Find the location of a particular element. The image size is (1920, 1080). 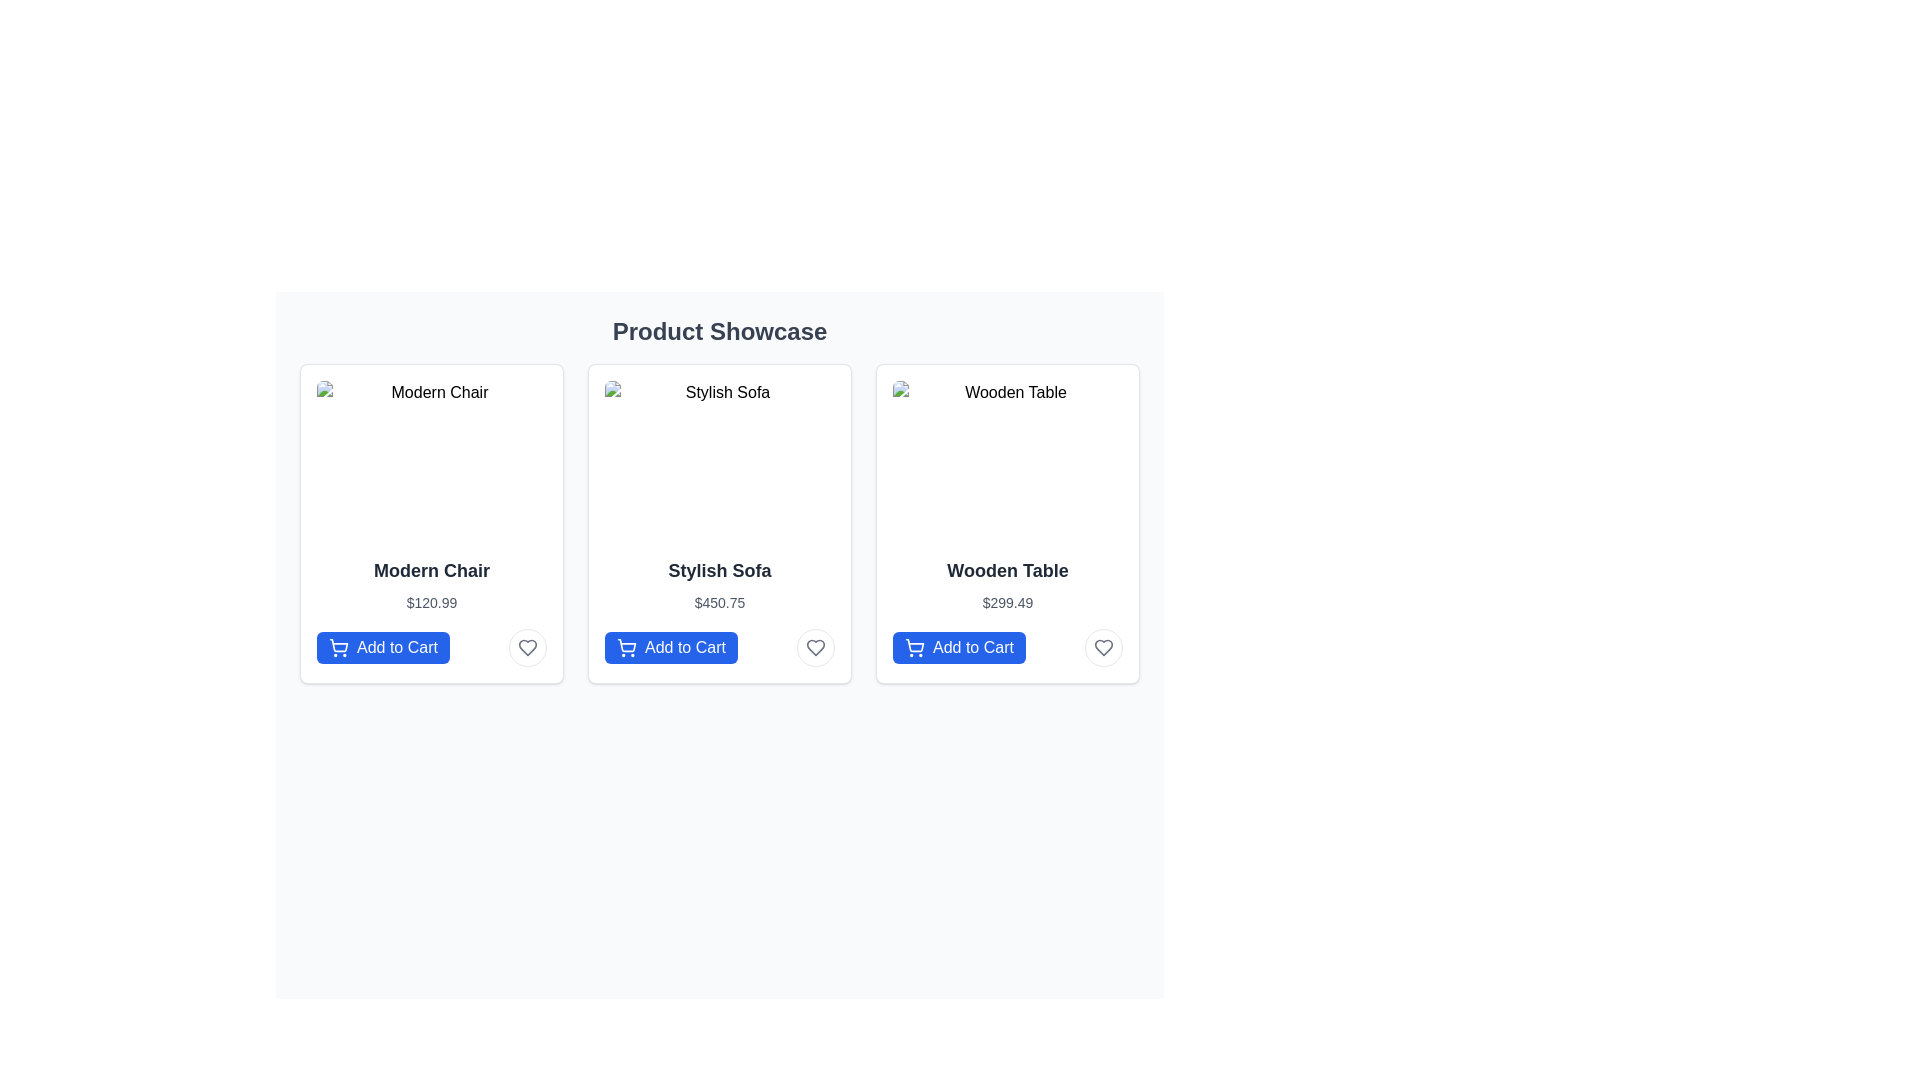

the favorite toggle button located at the bottom right corner of the 'Stylish Sofa' product card is located at coordinates (528, 648).